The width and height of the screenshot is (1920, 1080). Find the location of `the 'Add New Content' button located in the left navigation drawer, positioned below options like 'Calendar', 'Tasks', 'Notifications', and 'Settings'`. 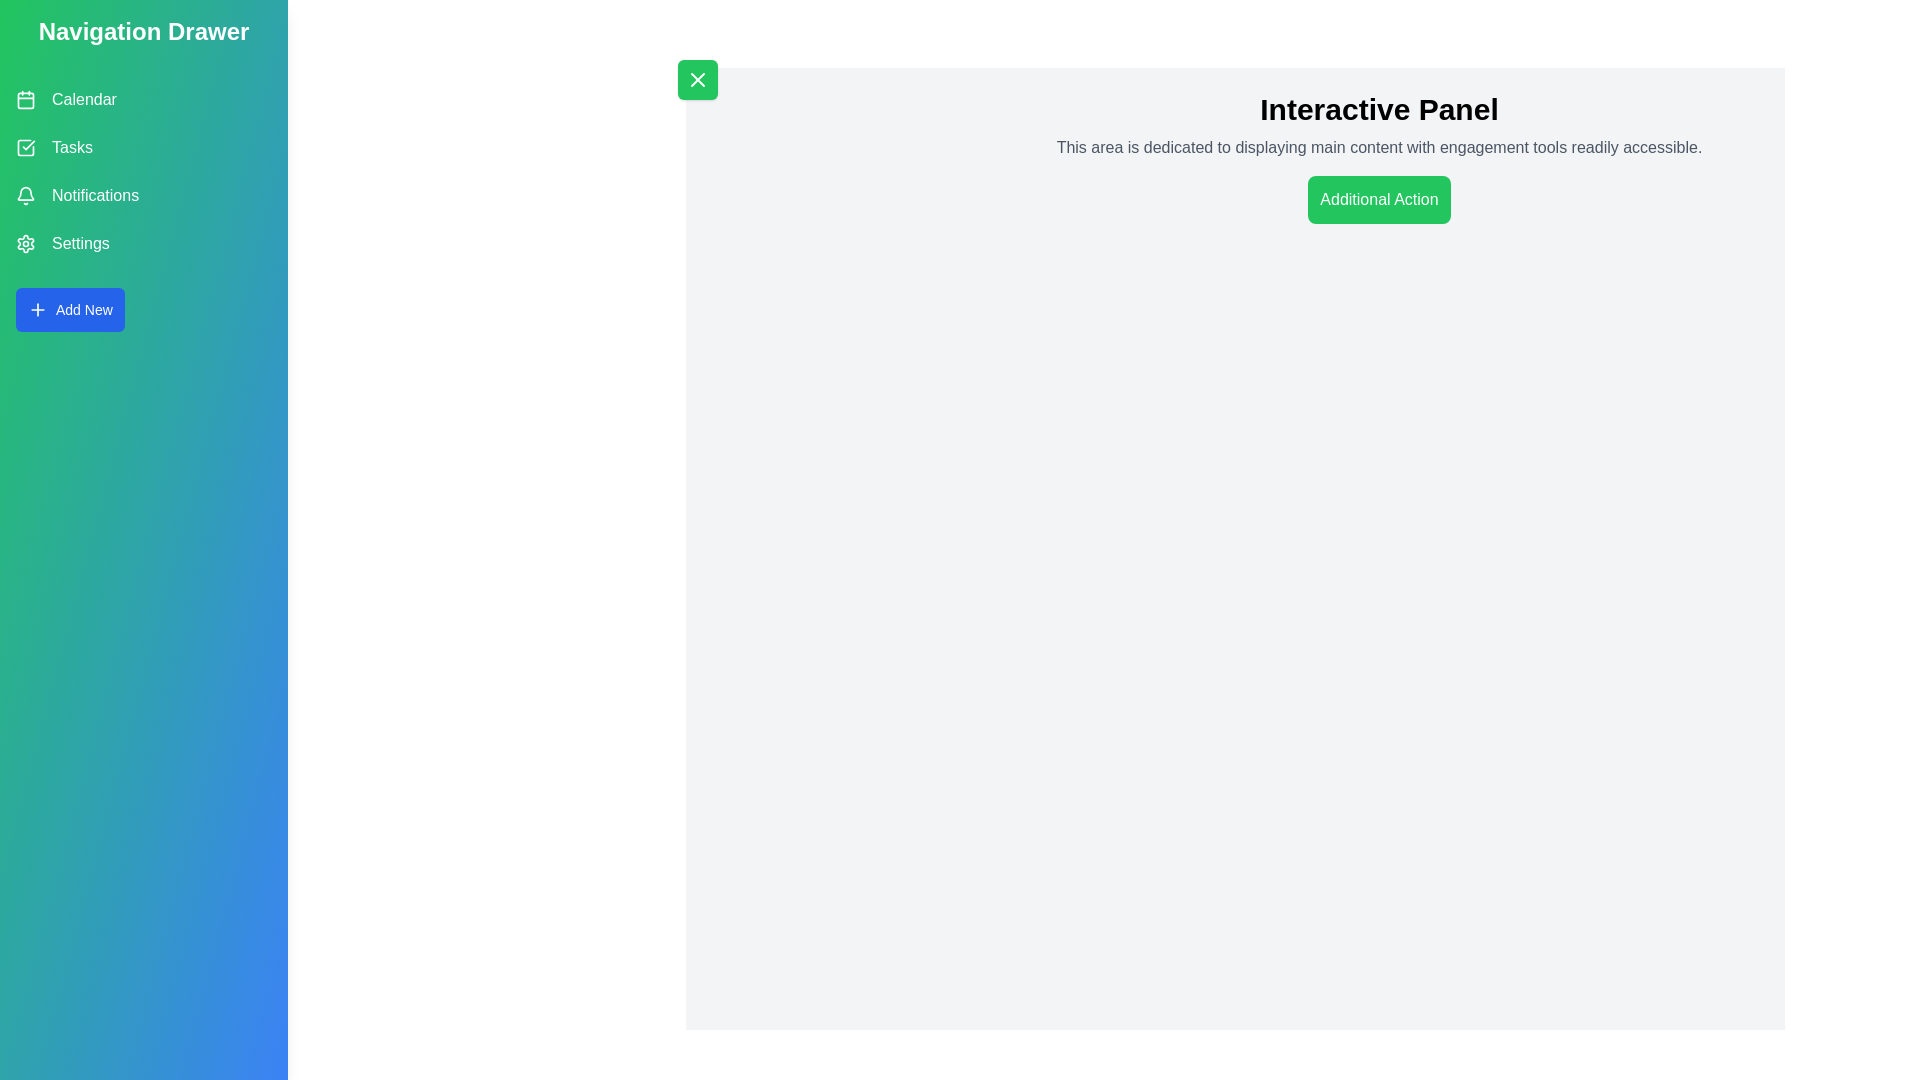

the 'Add New Content' button located in the left navigation drawer, positioned below options like 'Calendar', 'Tasks', 'Notifications', and 'Settings' is located at coordinates (70, 309).